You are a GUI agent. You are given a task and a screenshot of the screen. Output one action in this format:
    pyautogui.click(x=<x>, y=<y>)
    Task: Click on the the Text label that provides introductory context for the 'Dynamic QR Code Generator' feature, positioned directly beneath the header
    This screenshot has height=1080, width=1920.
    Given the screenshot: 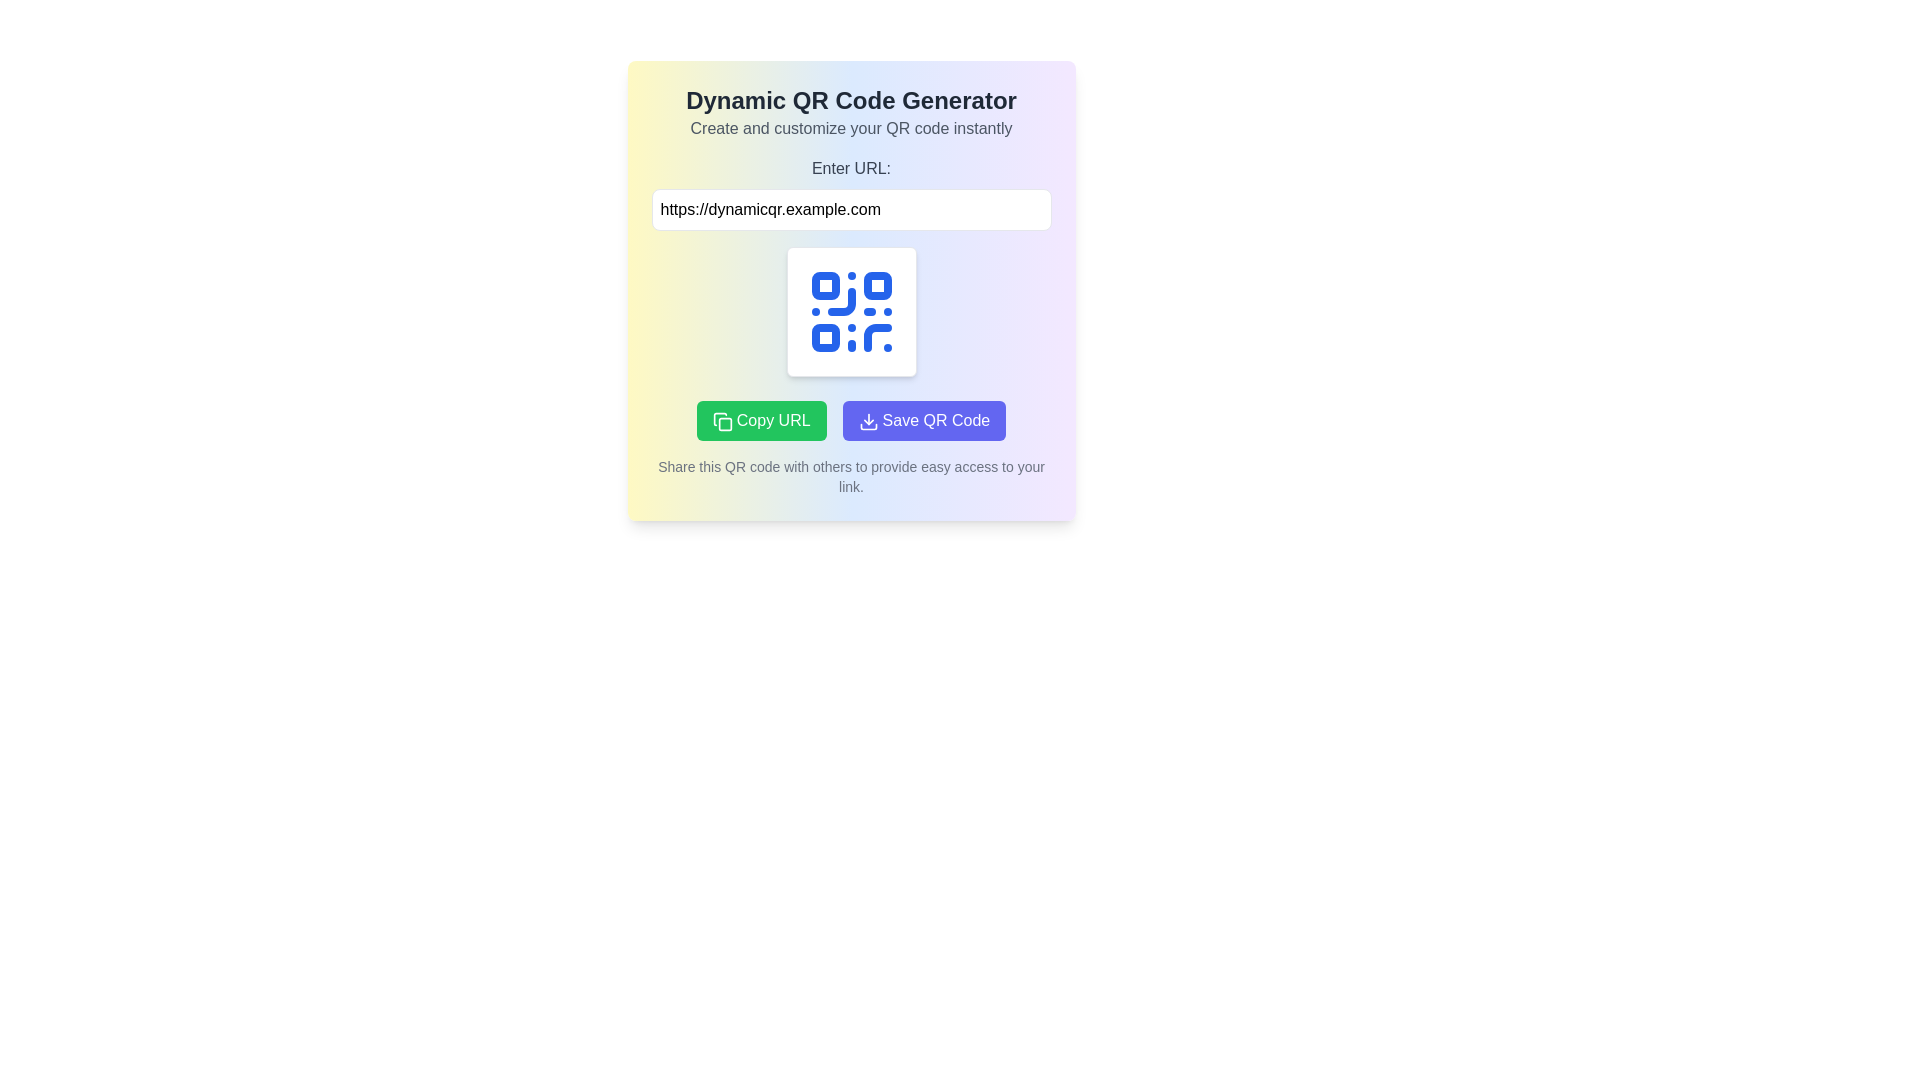 What is the action you would take?
    pyautogui.click(x=851, y=128)
    